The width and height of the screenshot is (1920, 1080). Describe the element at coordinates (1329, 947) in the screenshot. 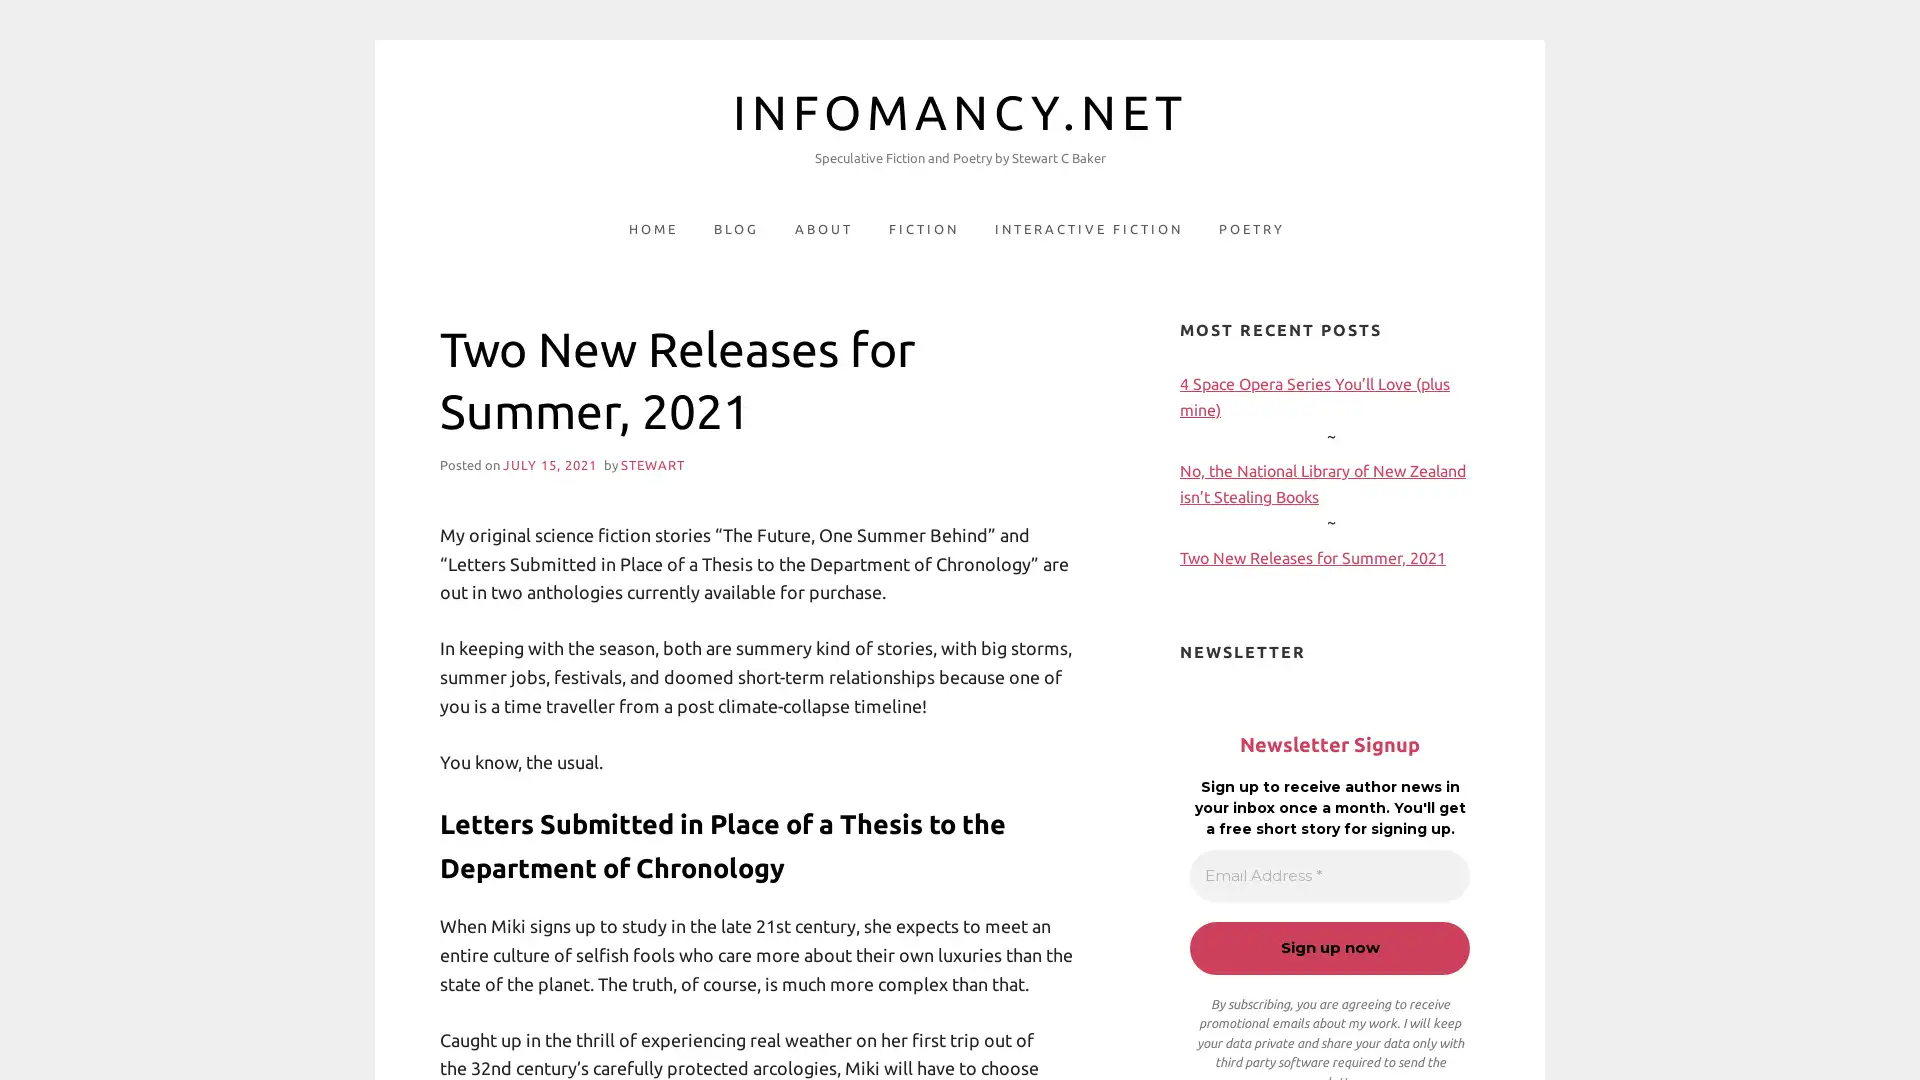

I see `Sign up now` at that location.